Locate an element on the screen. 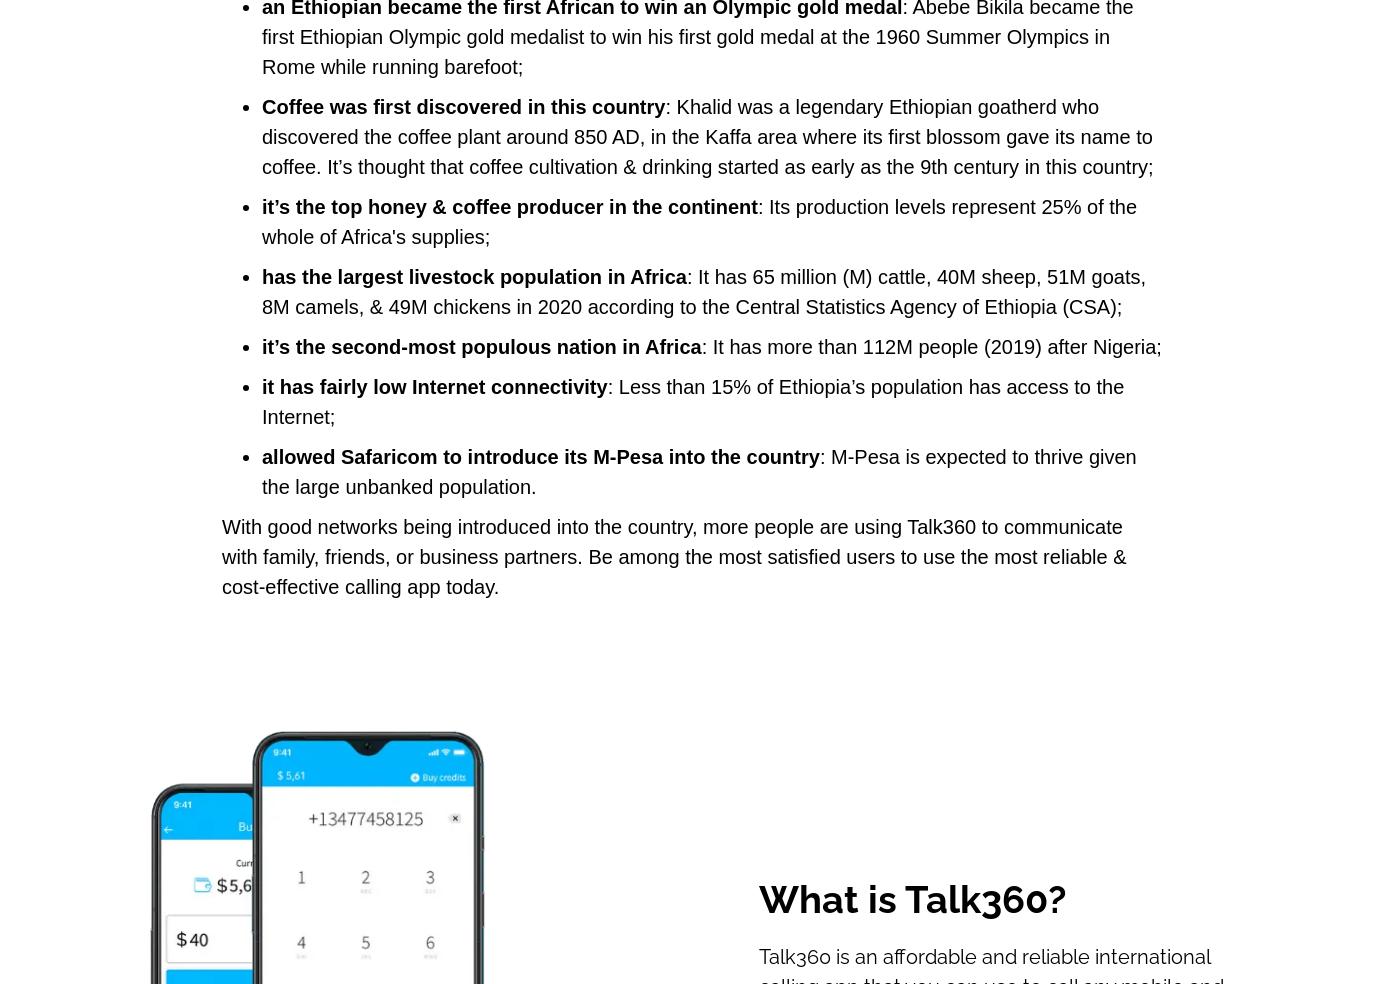  ': It has more than 112M people (2019) after Nigeria;' is located at coordinates (699, 345).